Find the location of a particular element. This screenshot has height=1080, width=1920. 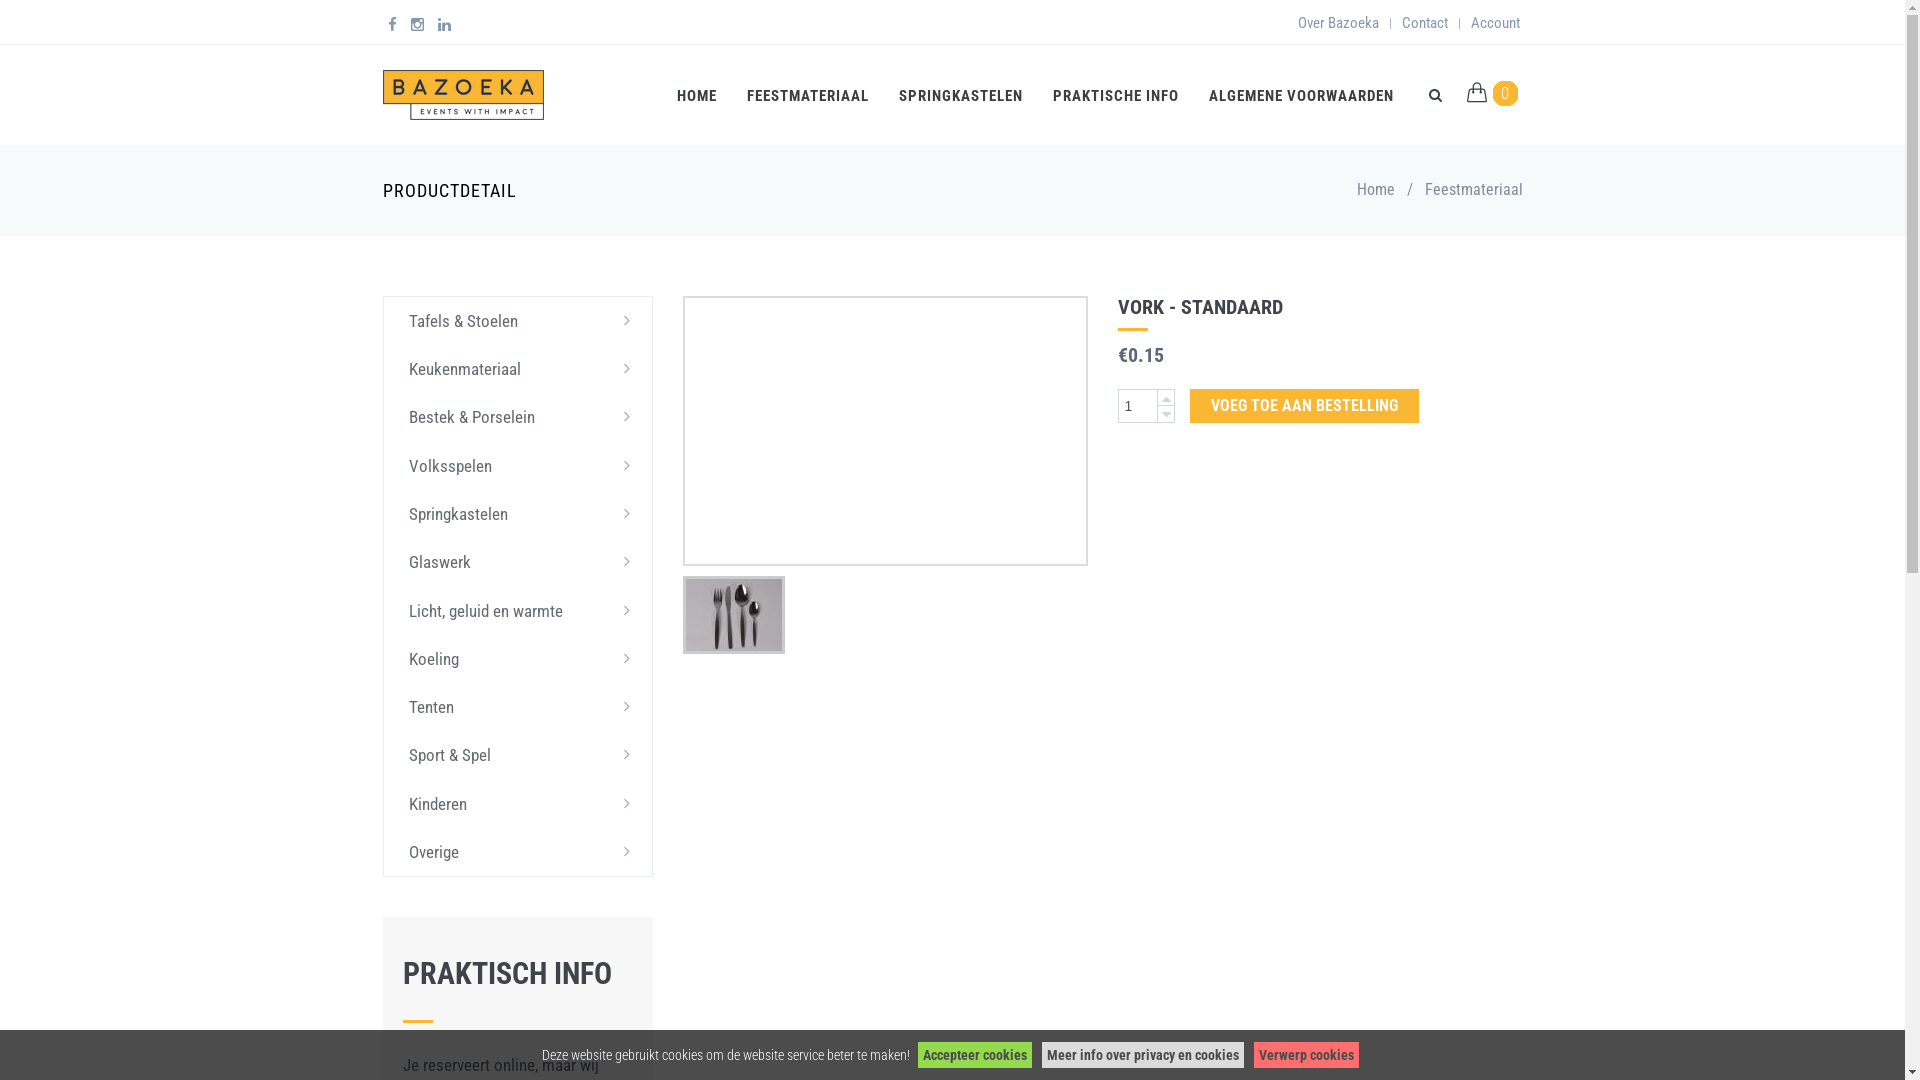

'FEESTMATERIAAL' is located at coordinates (807, 95).